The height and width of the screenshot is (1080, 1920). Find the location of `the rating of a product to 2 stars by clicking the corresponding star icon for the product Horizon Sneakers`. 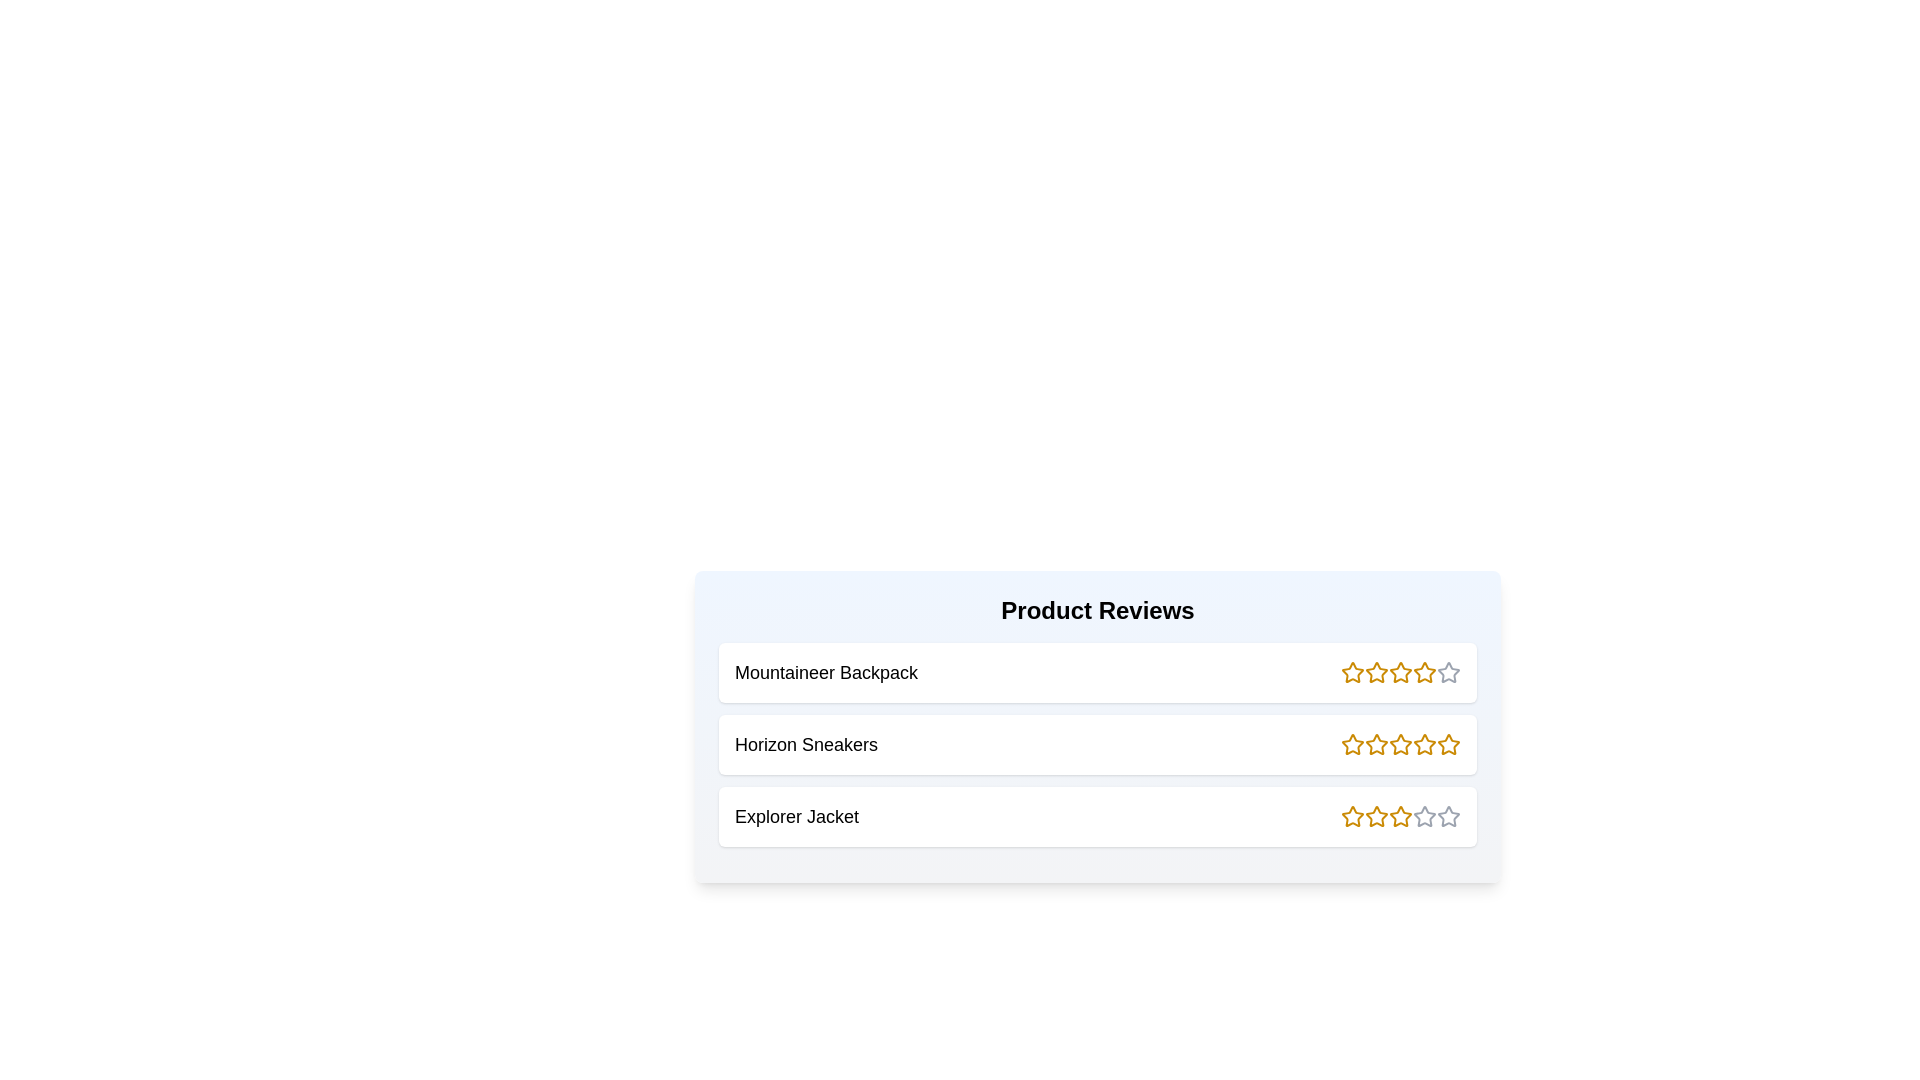

the rating of a product to 2 stars by clicking the corresponding star icon for the product Horizon Sneakers is located at coordinates (1376, 744).